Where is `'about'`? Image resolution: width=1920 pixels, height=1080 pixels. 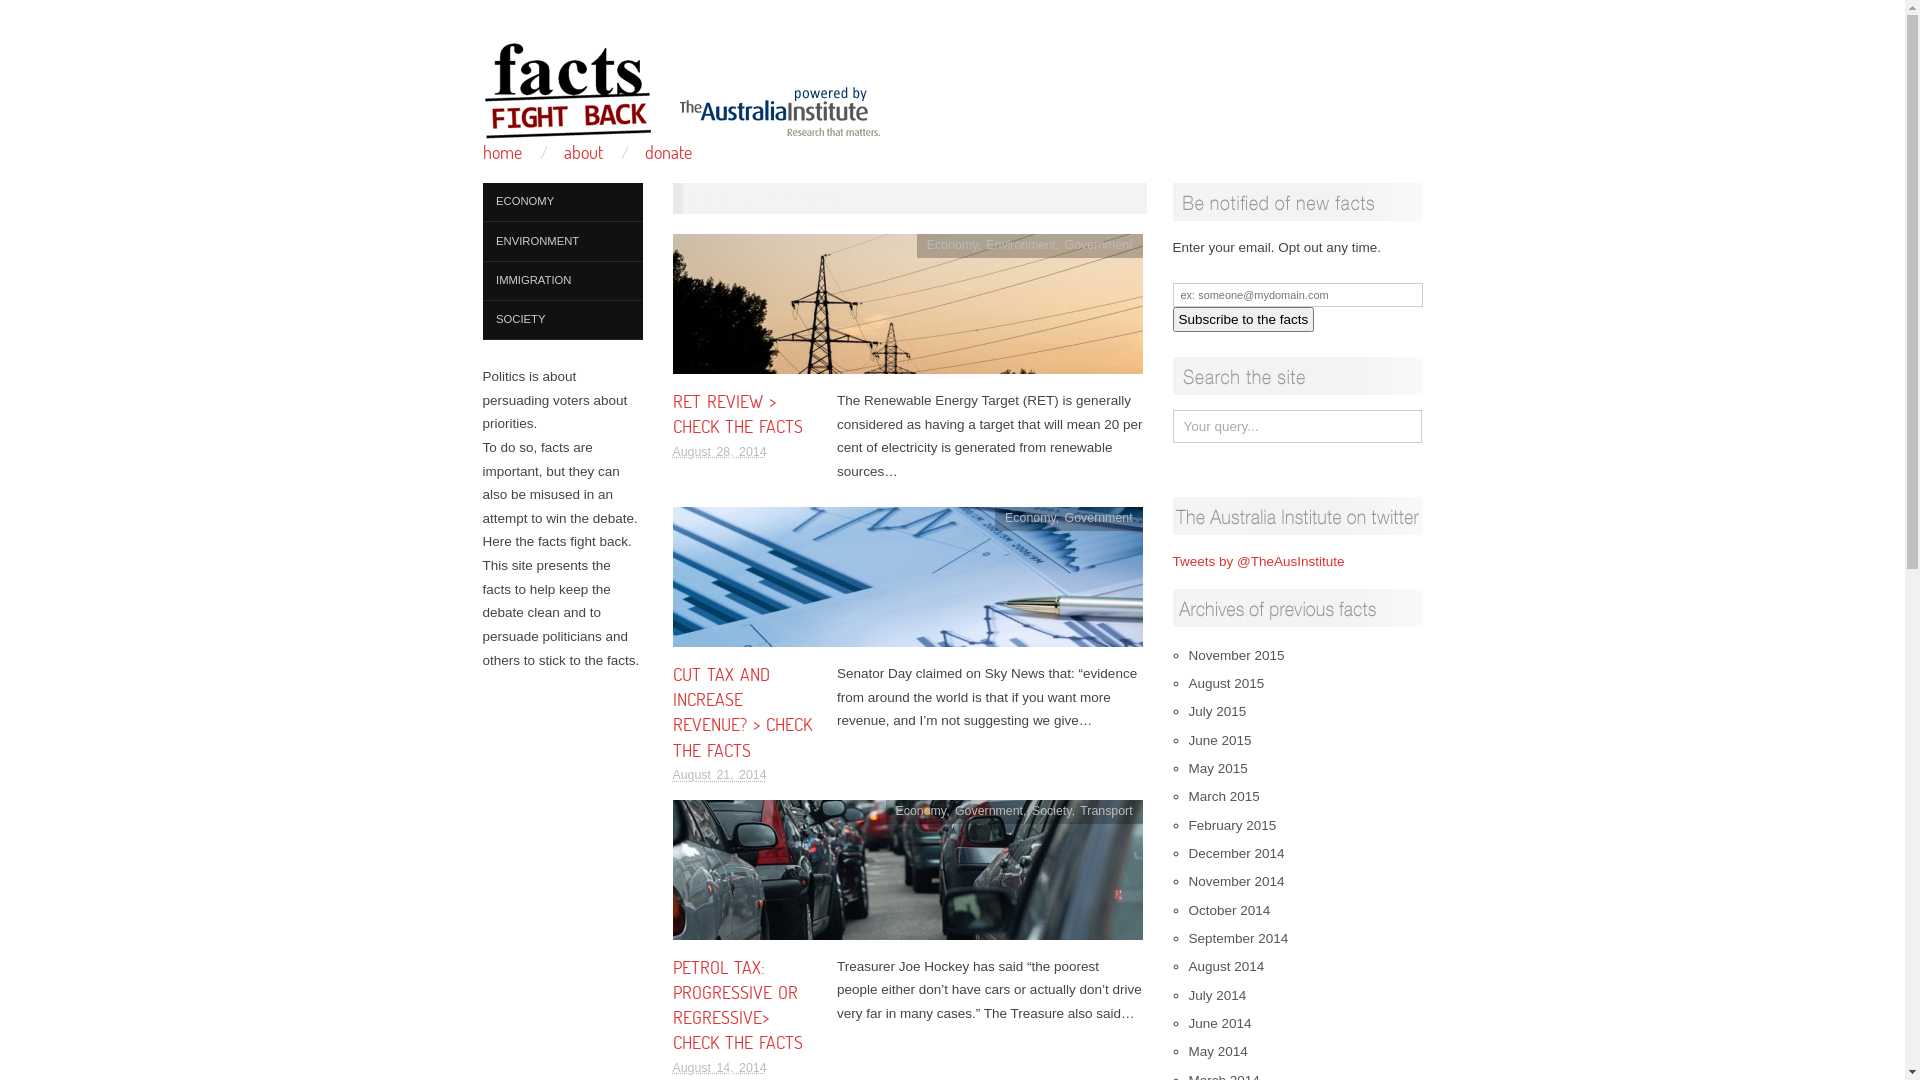
'about' is located at coordinates (563, 150).